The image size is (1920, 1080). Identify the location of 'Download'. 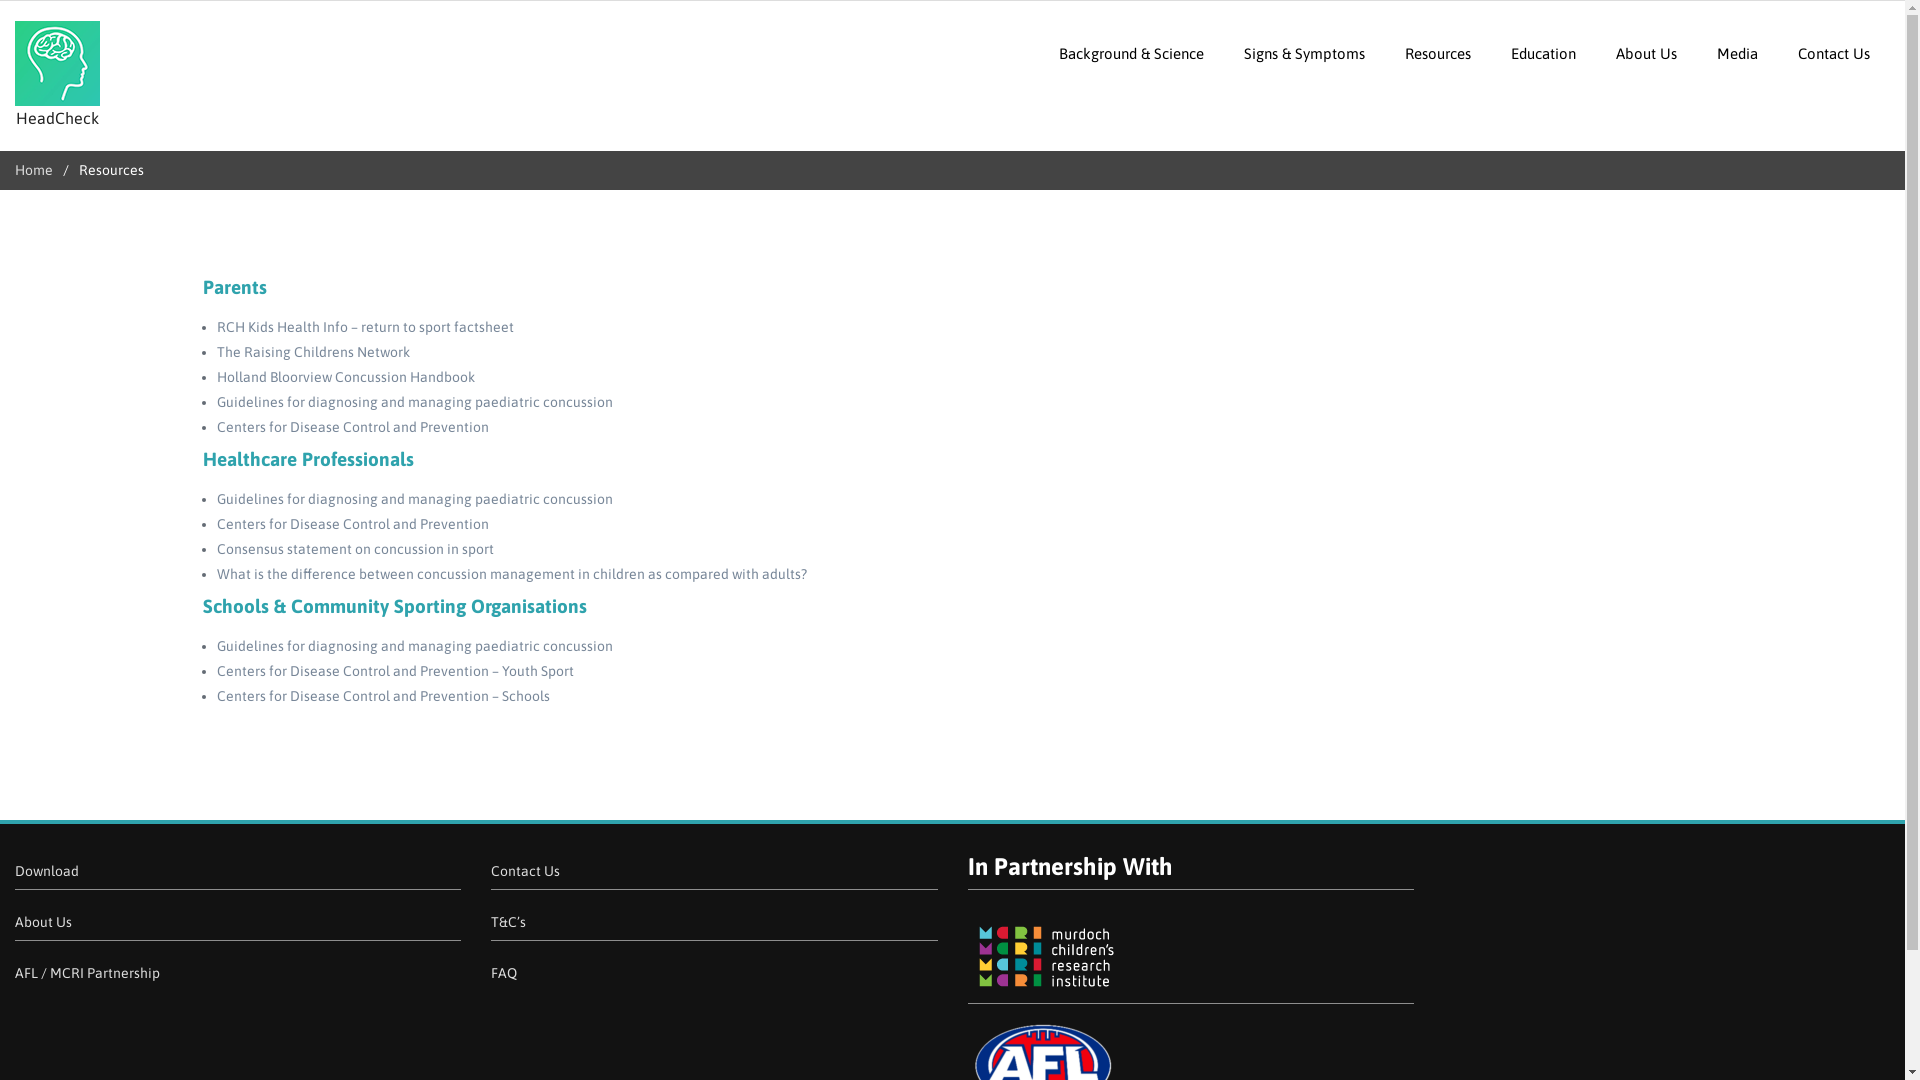
(47, 870).